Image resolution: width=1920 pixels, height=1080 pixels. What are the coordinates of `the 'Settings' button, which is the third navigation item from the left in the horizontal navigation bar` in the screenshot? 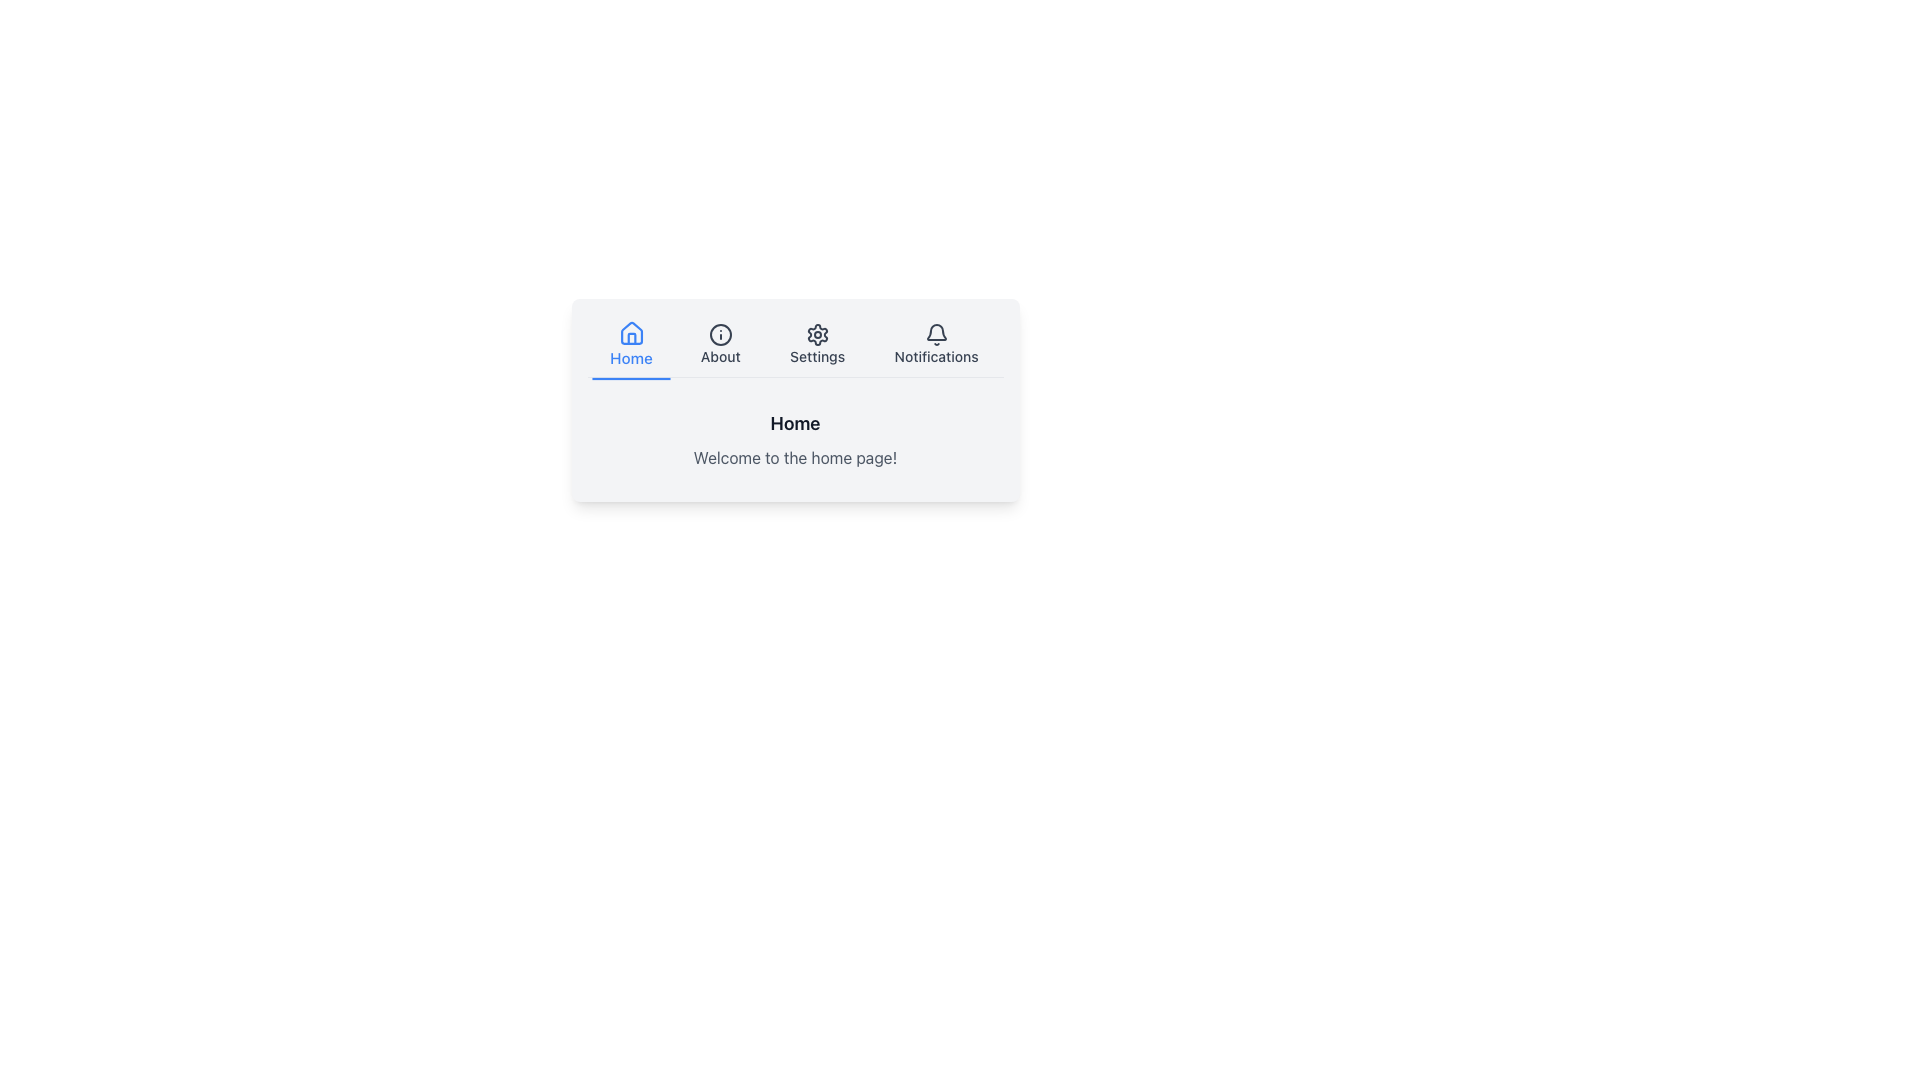 It's located at (817, 345).